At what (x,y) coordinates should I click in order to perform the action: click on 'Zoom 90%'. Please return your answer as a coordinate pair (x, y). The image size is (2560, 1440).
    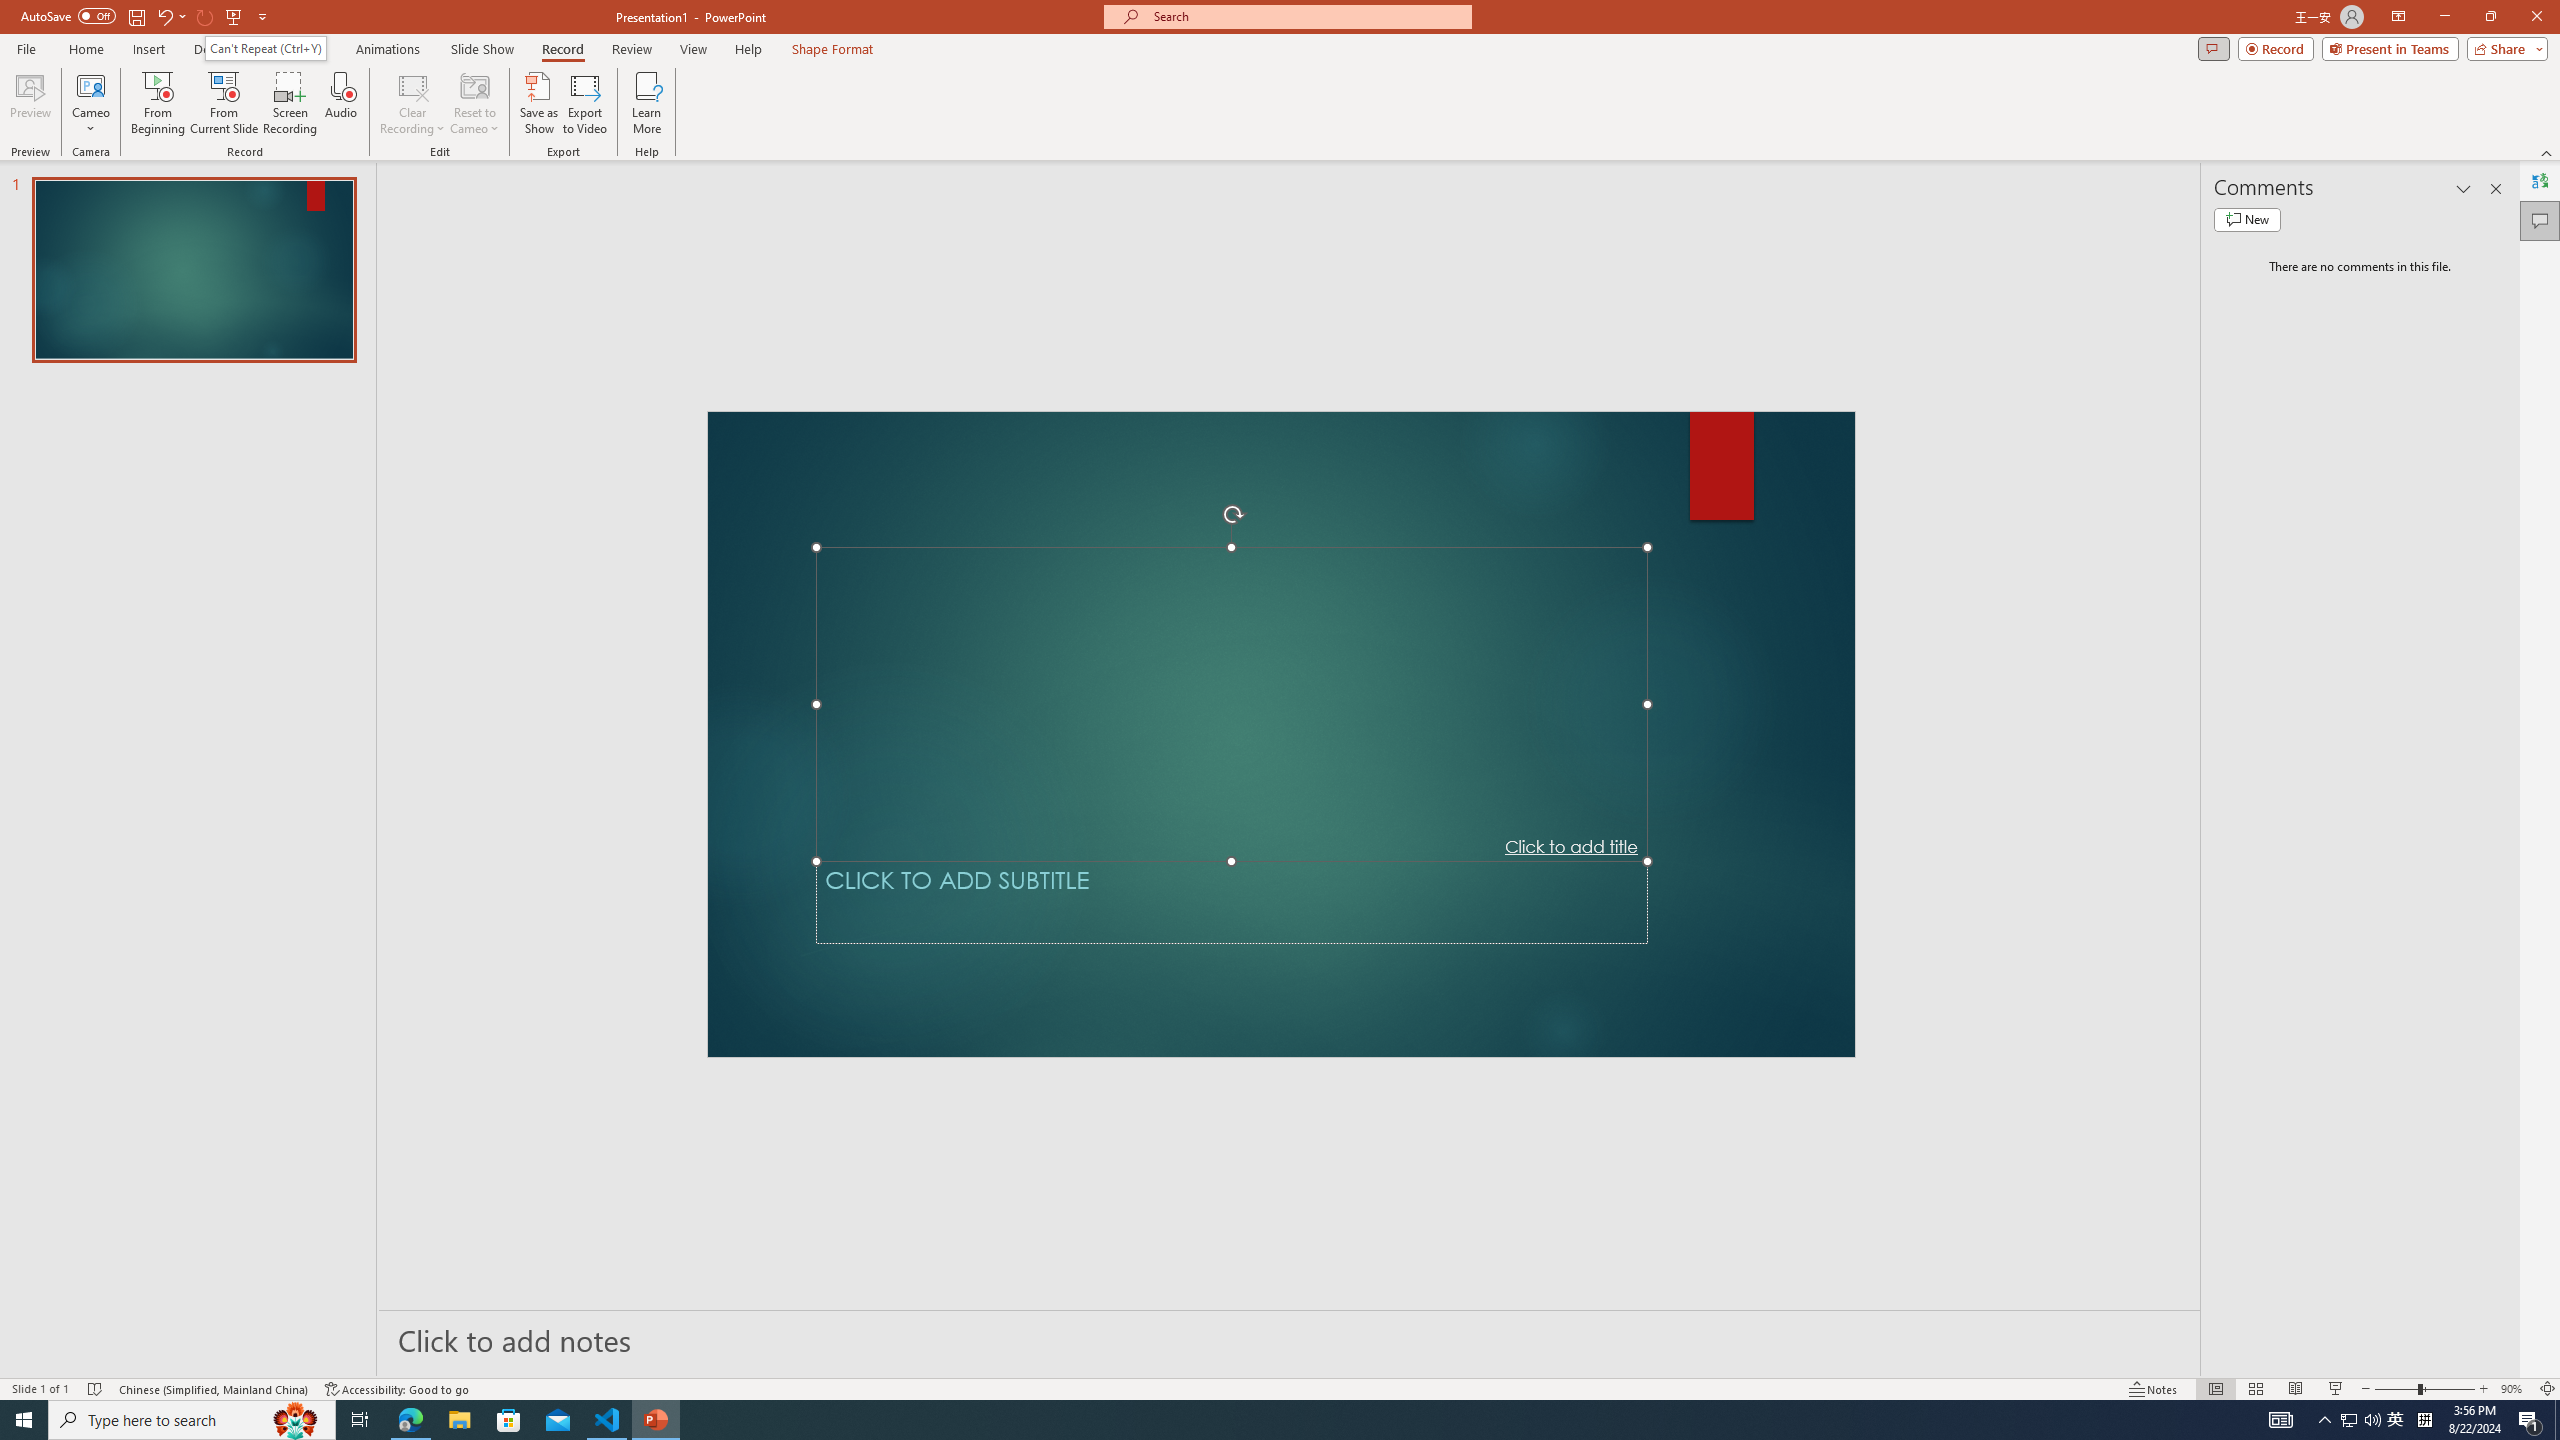
    Looking at the image, I should click on (2515, 1389).